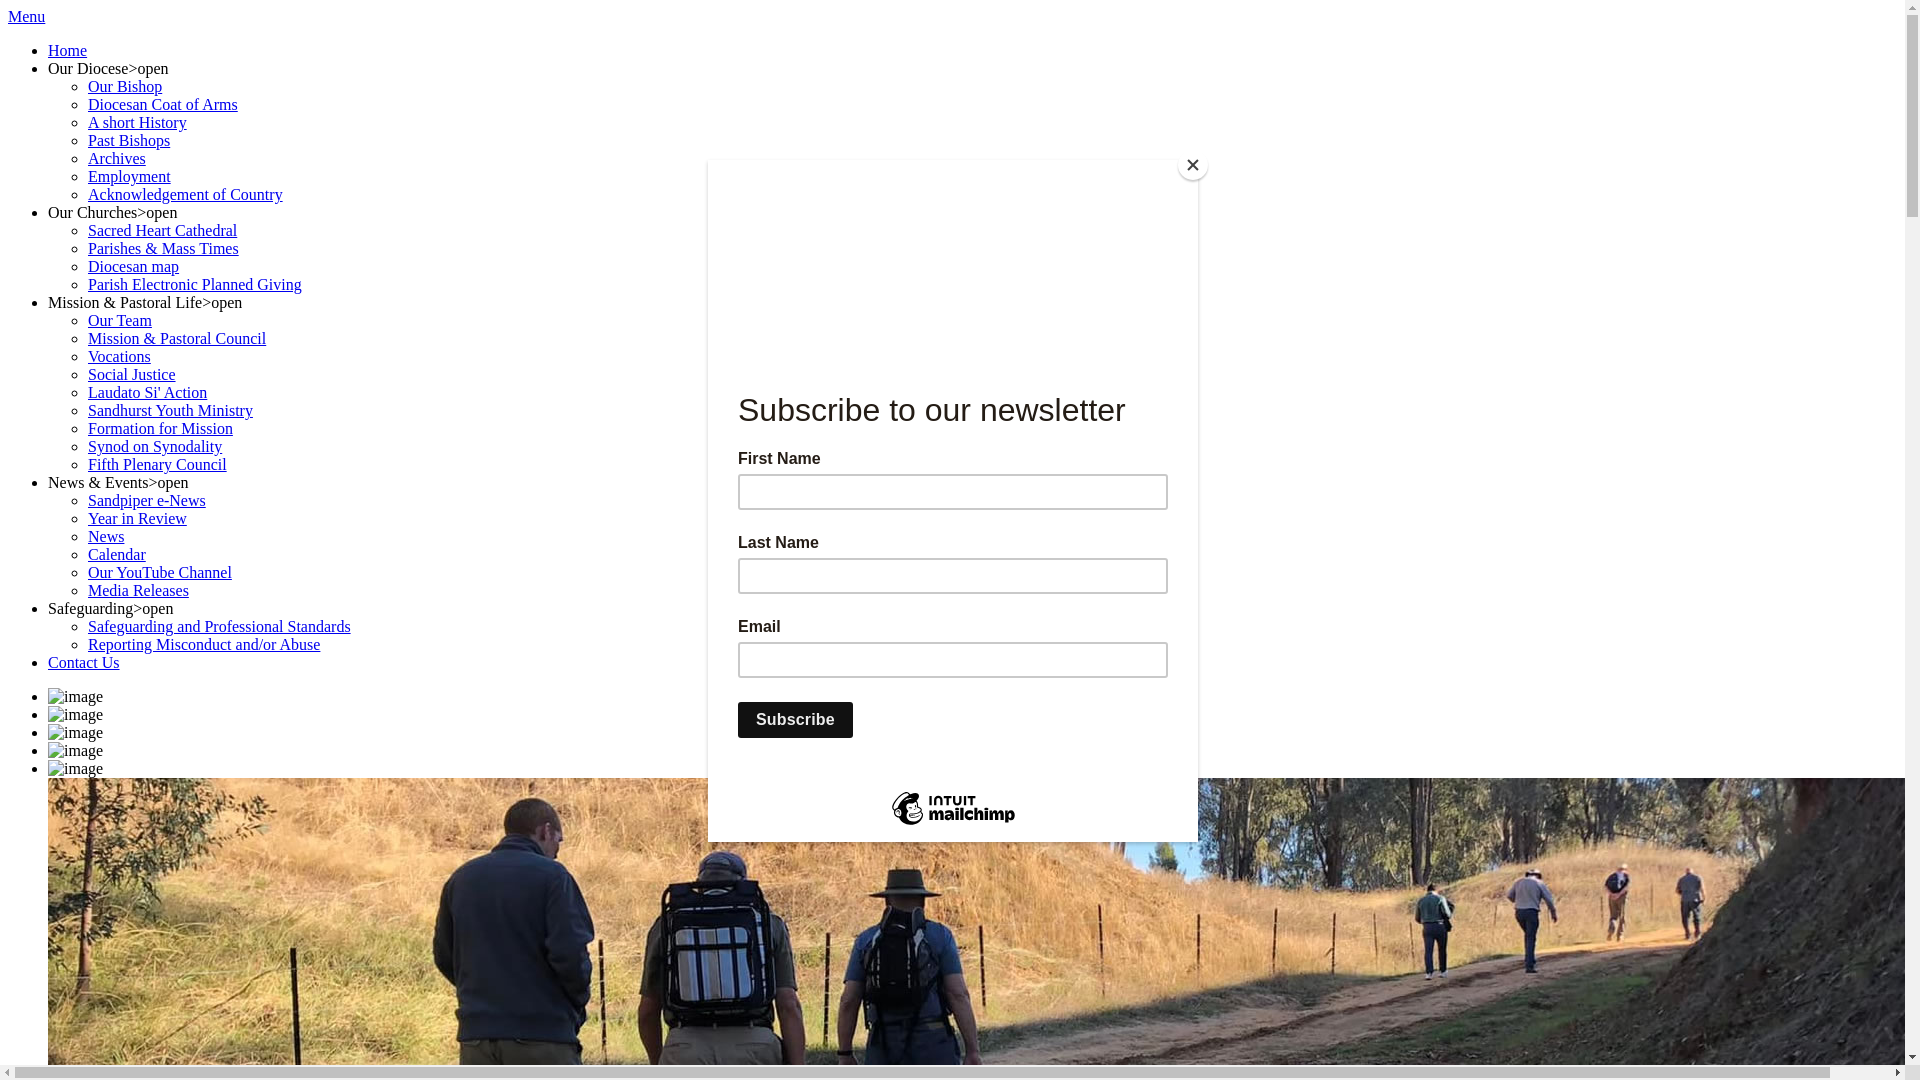  What do you see at coordinates (146, 392) in the screenshot?
I see `'Laudato Si' Action'` at bounding box center [146, 392].